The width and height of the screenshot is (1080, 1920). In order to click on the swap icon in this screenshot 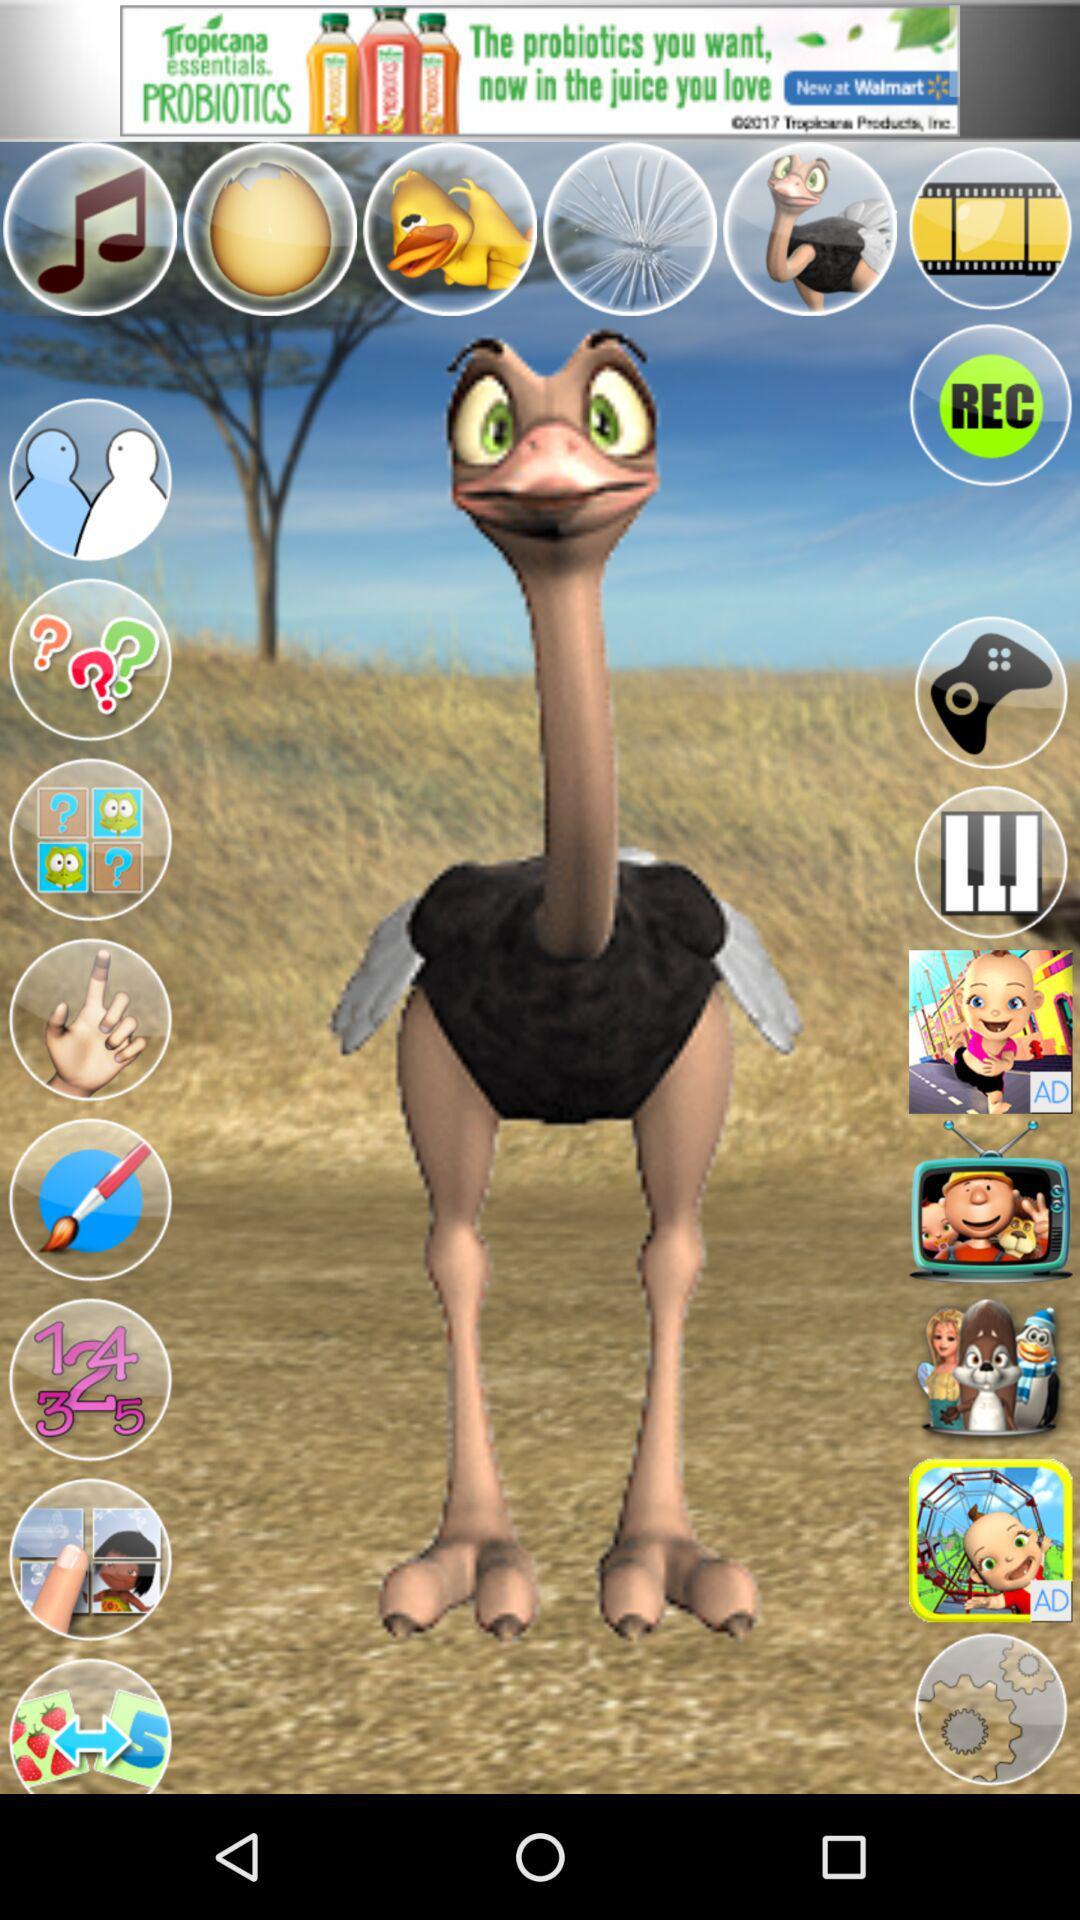, I will do `click(88, 1842)`.